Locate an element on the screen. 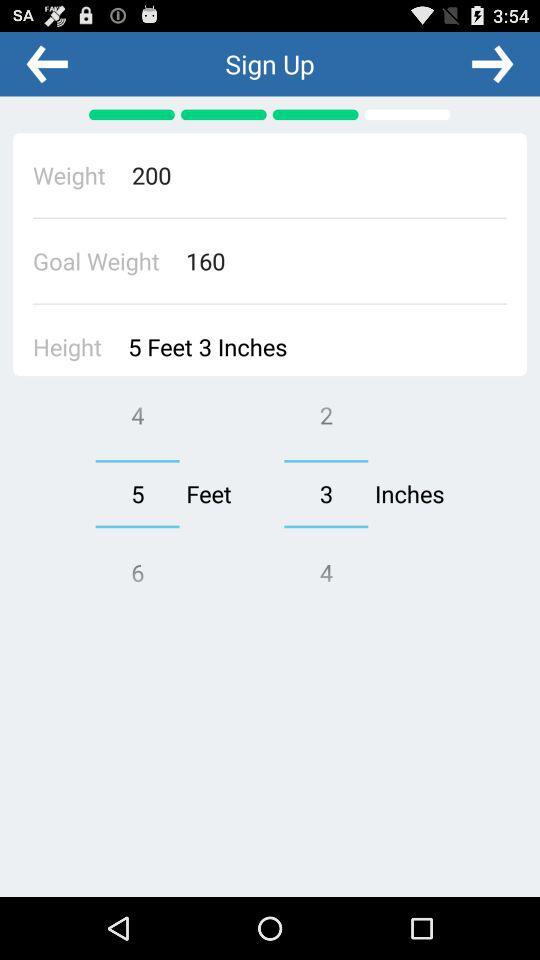 The image size is (540, 960). the arrow_forward icon is located at coordinates (491, 68).